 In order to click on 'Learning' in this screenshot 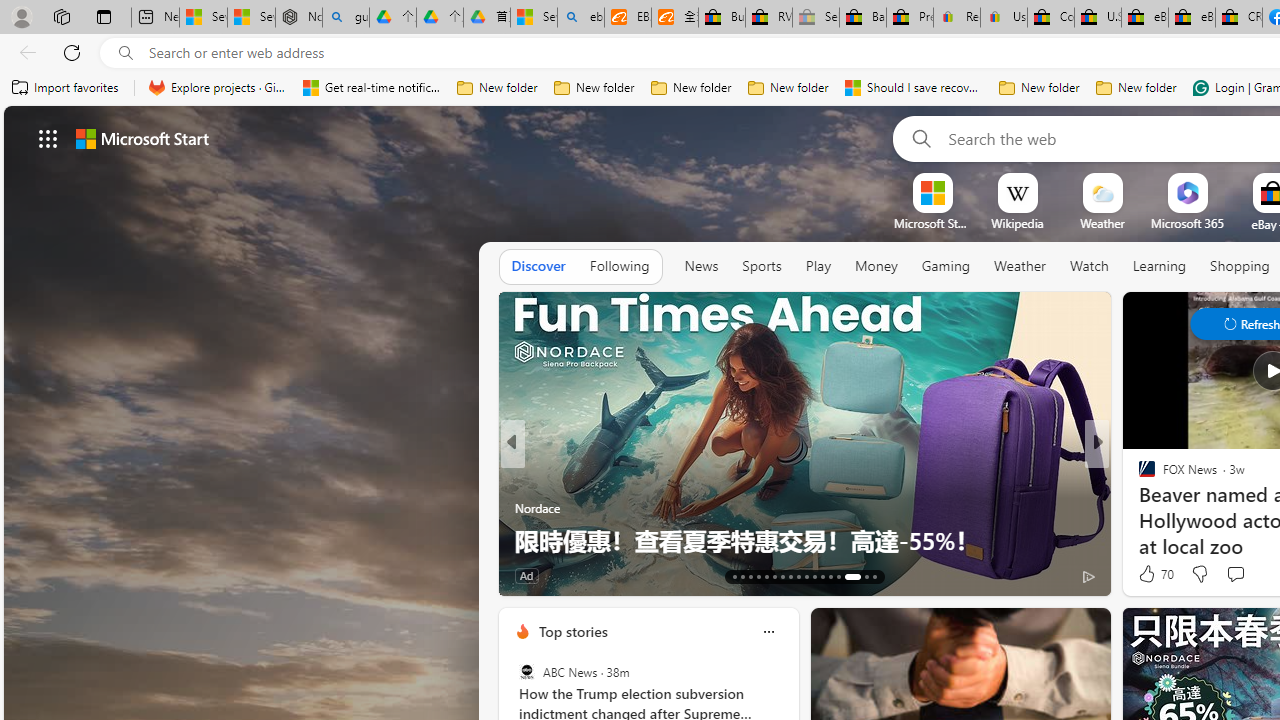, I will do `click(1159, 265)`.